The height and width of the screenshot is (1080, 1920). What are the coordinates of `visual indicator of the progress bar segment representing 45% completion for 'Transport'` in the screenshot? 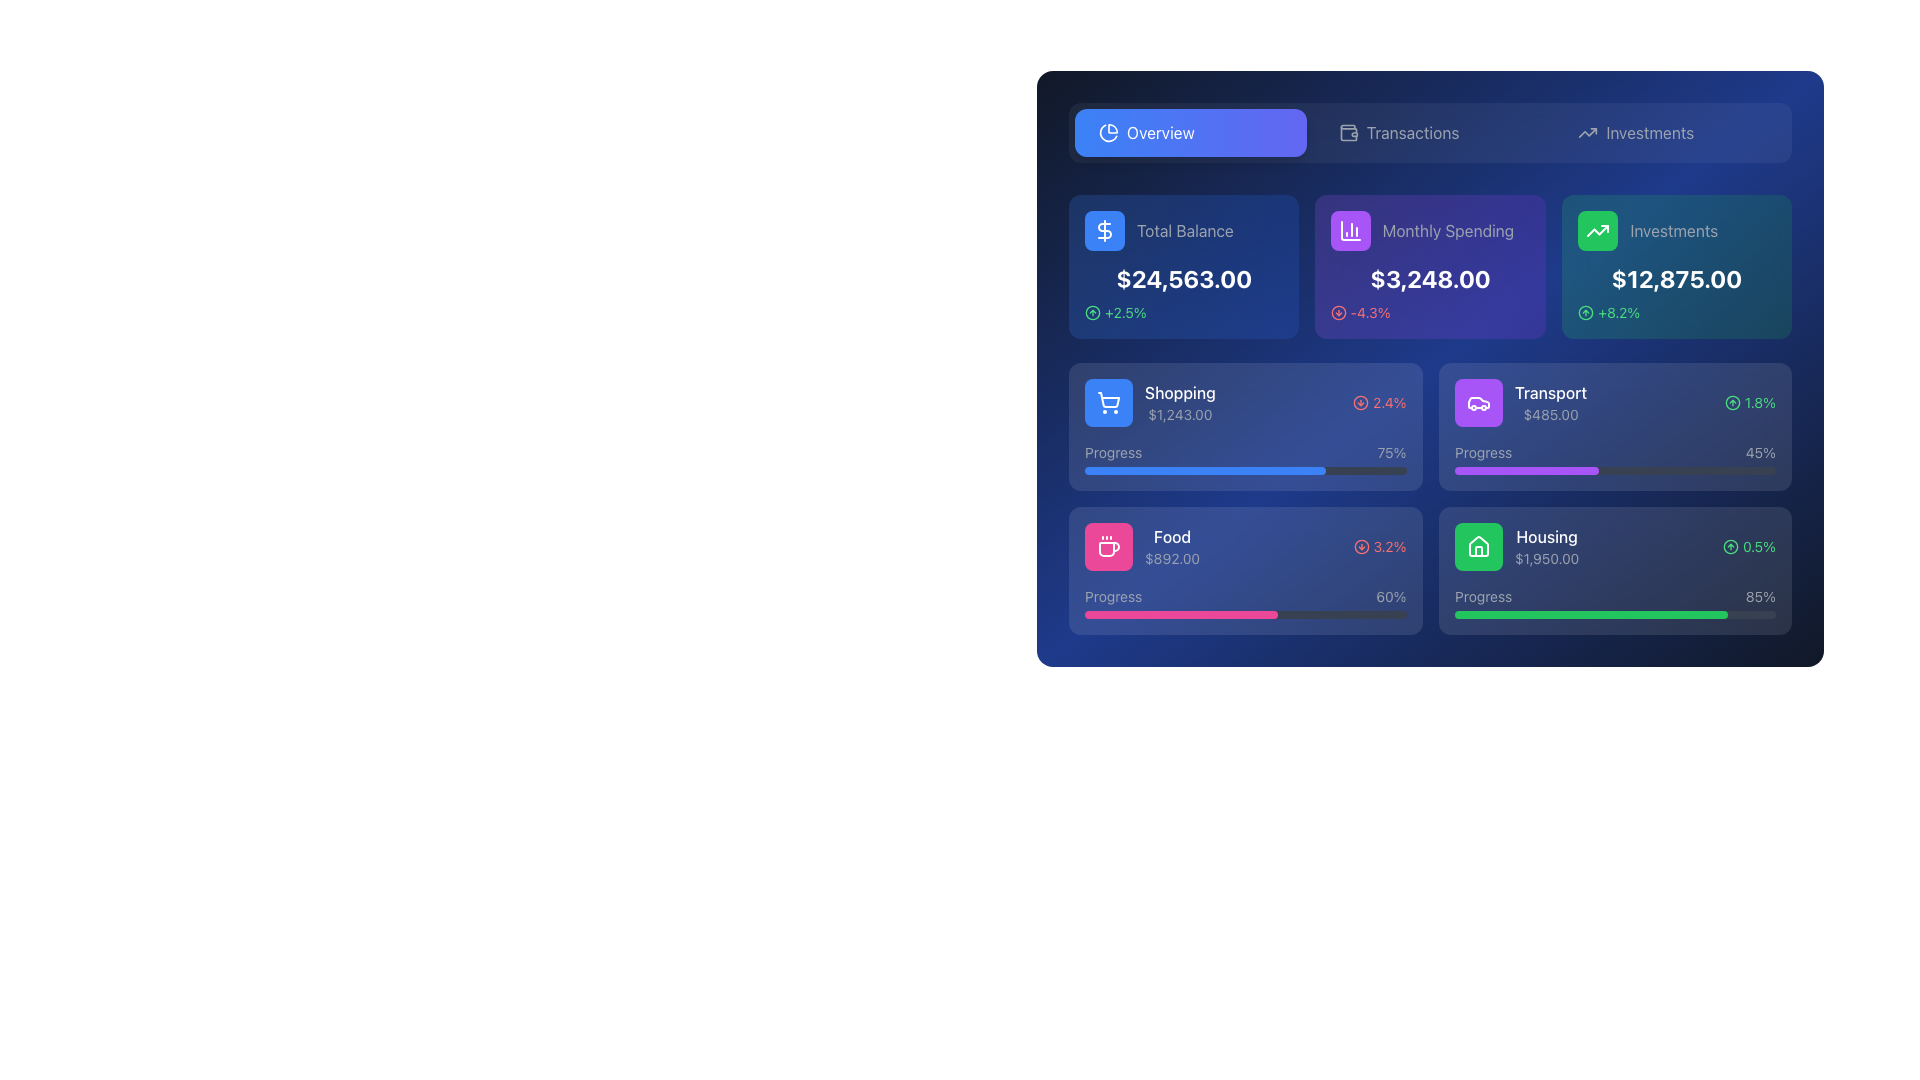 It's located at (1525, 470).